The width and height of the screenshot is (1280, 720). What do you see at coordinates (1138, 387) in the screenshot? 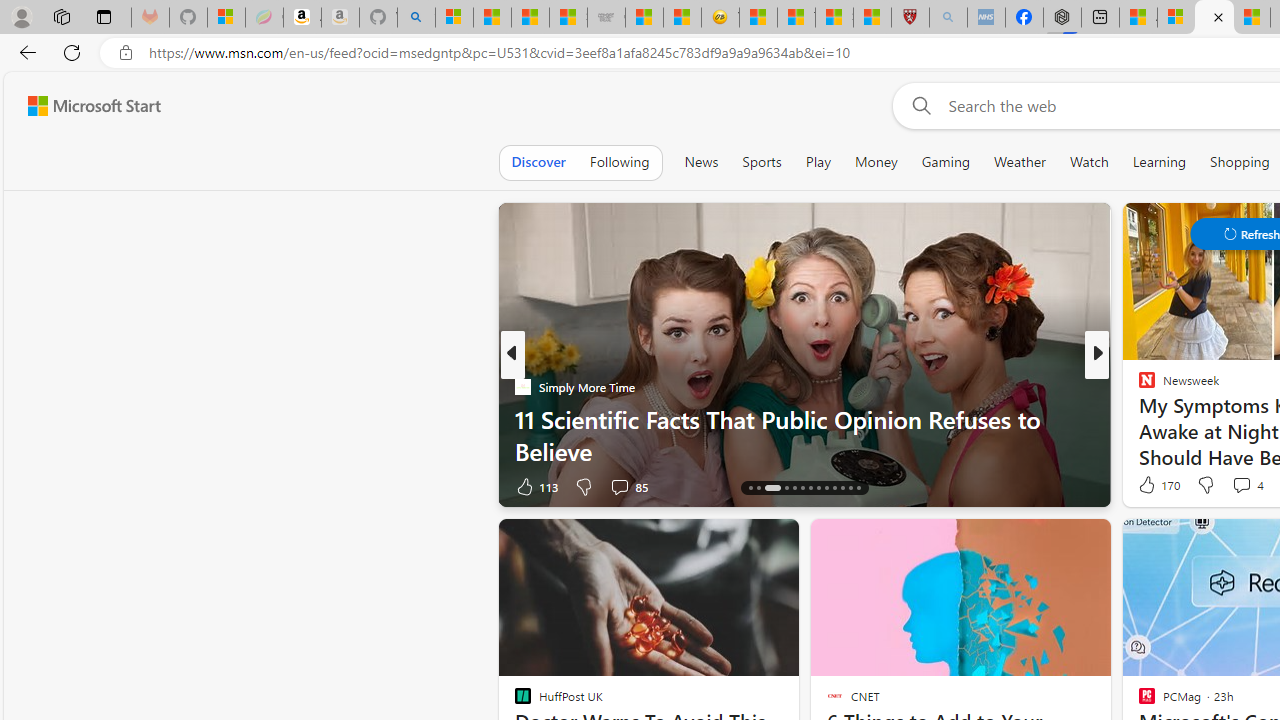
I see `'Popular Mechanics'` at bounding box center [1138, 387].